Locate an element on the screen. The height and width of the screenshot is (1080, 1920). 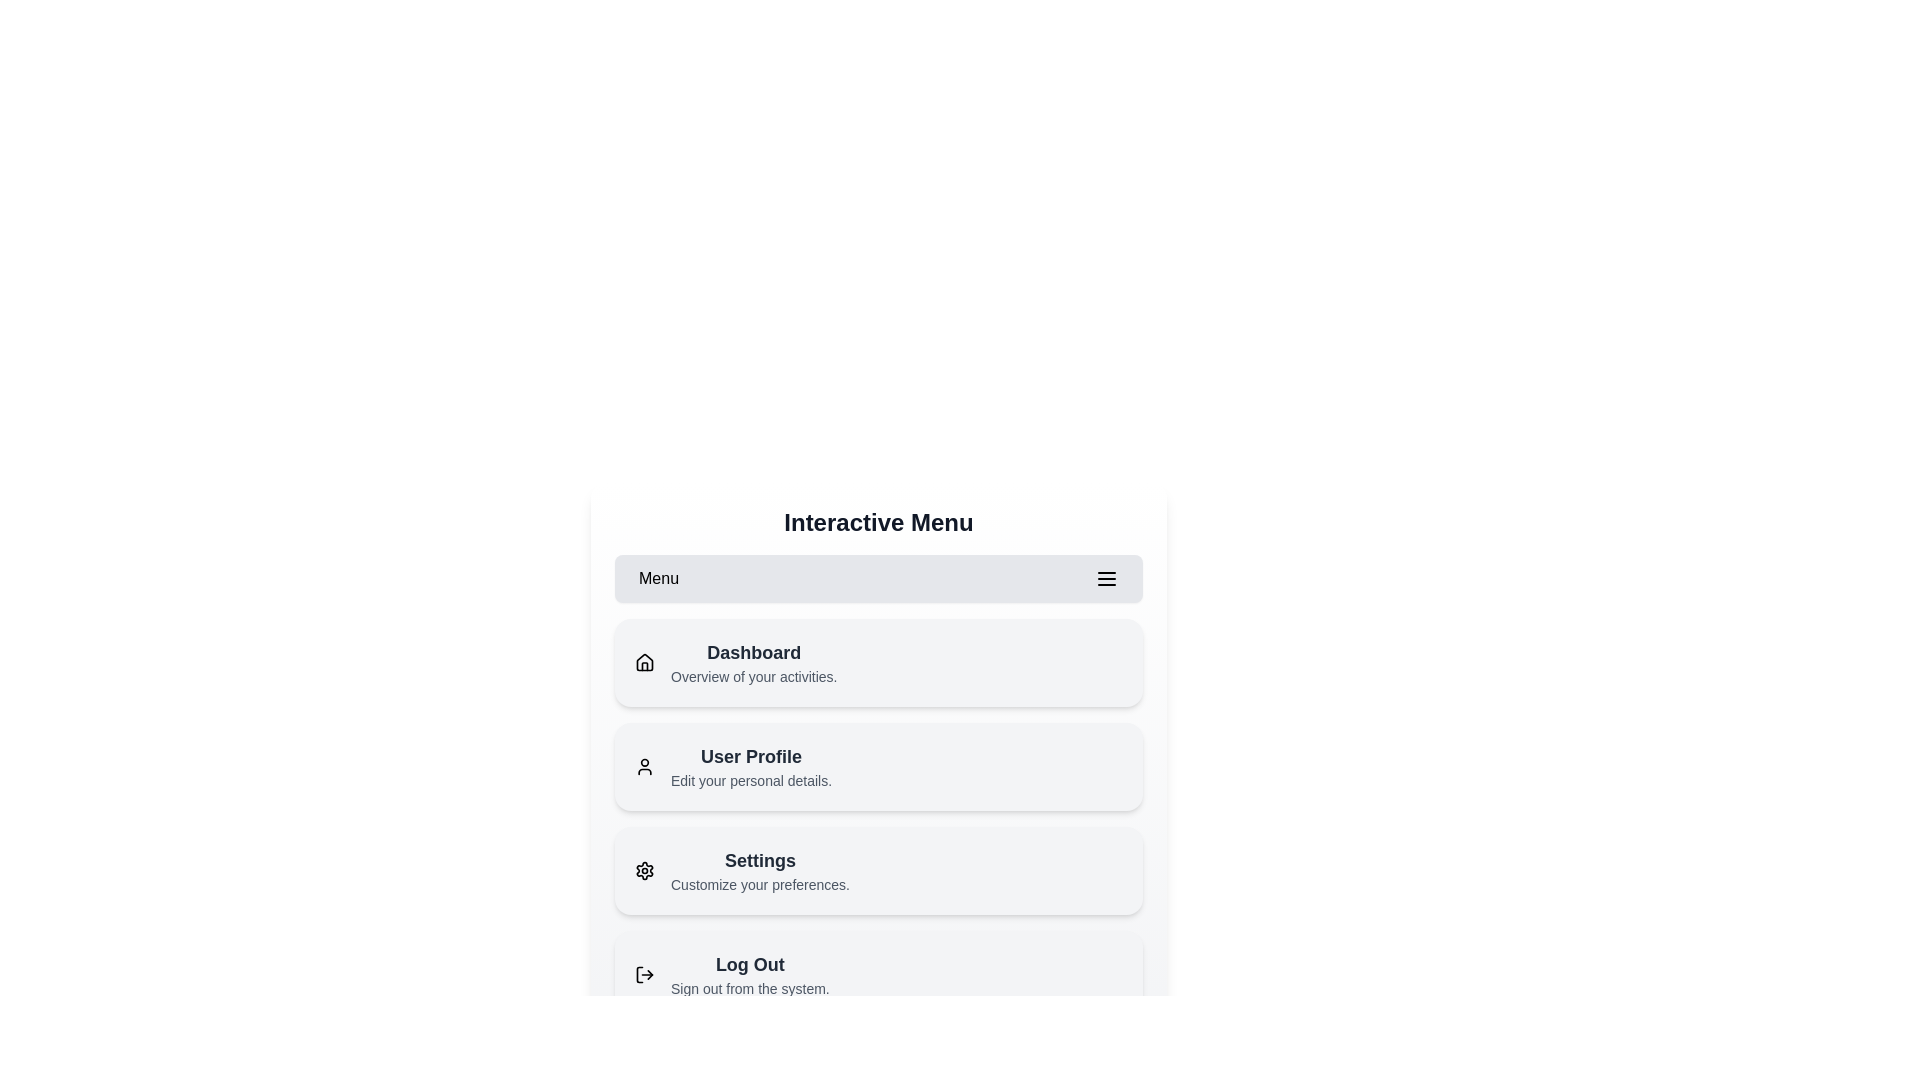
the 'Menu' button to toggle the menu visibility is located at coordinates (878, 578).